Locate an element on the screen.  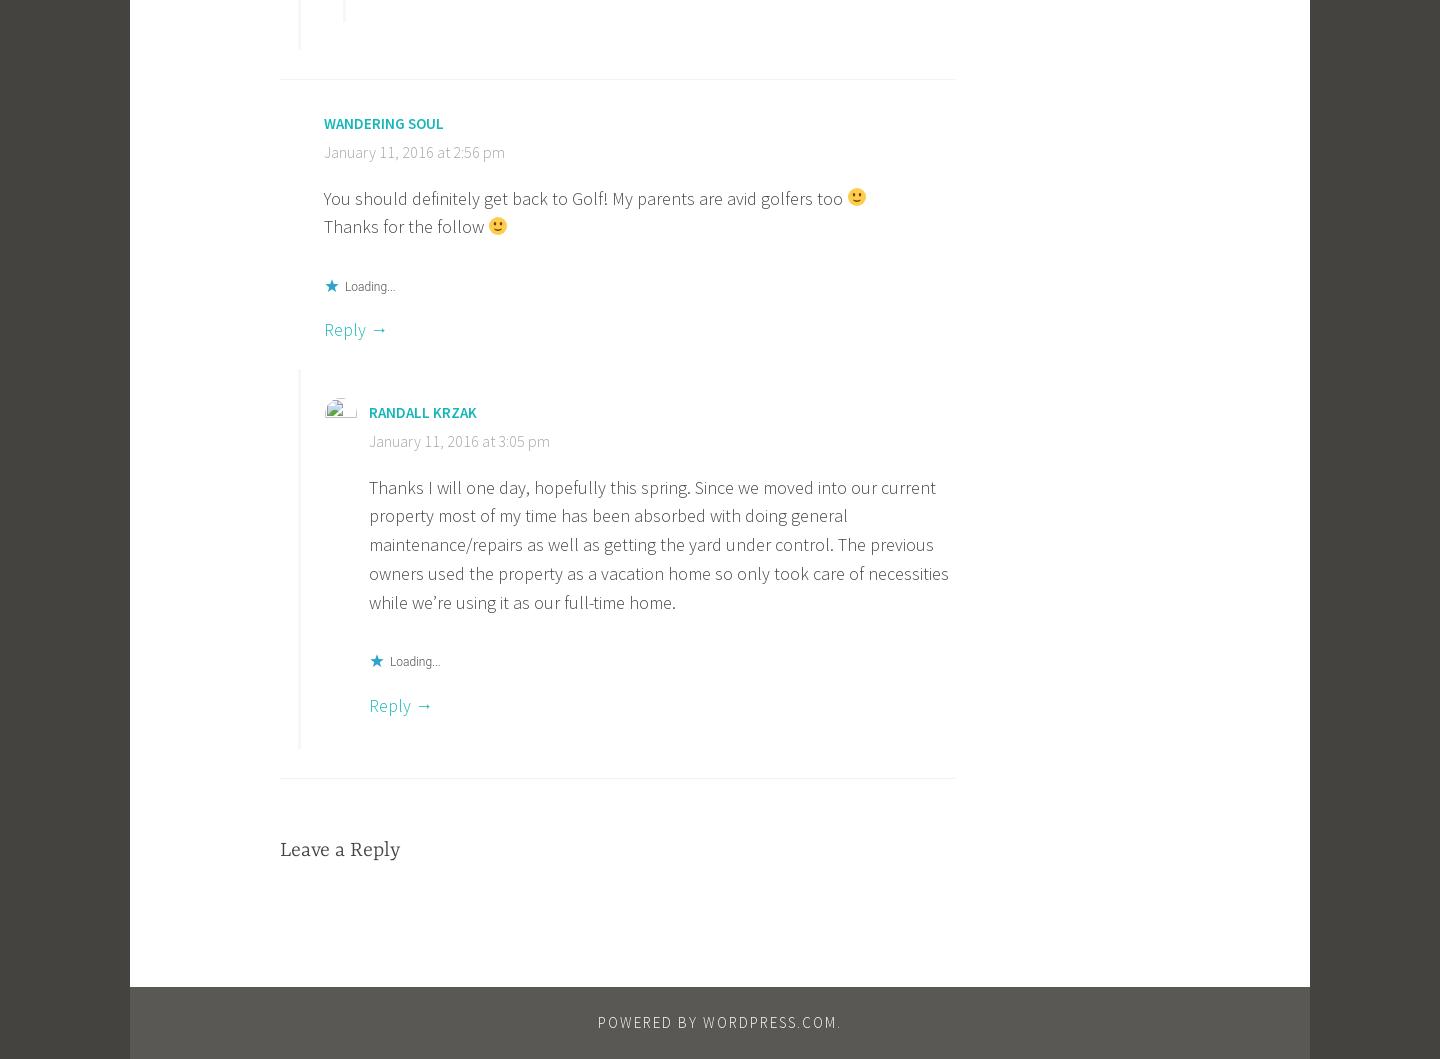
'January 11, 2016 at 2:56 pm' is located at coordinates (324, 150).